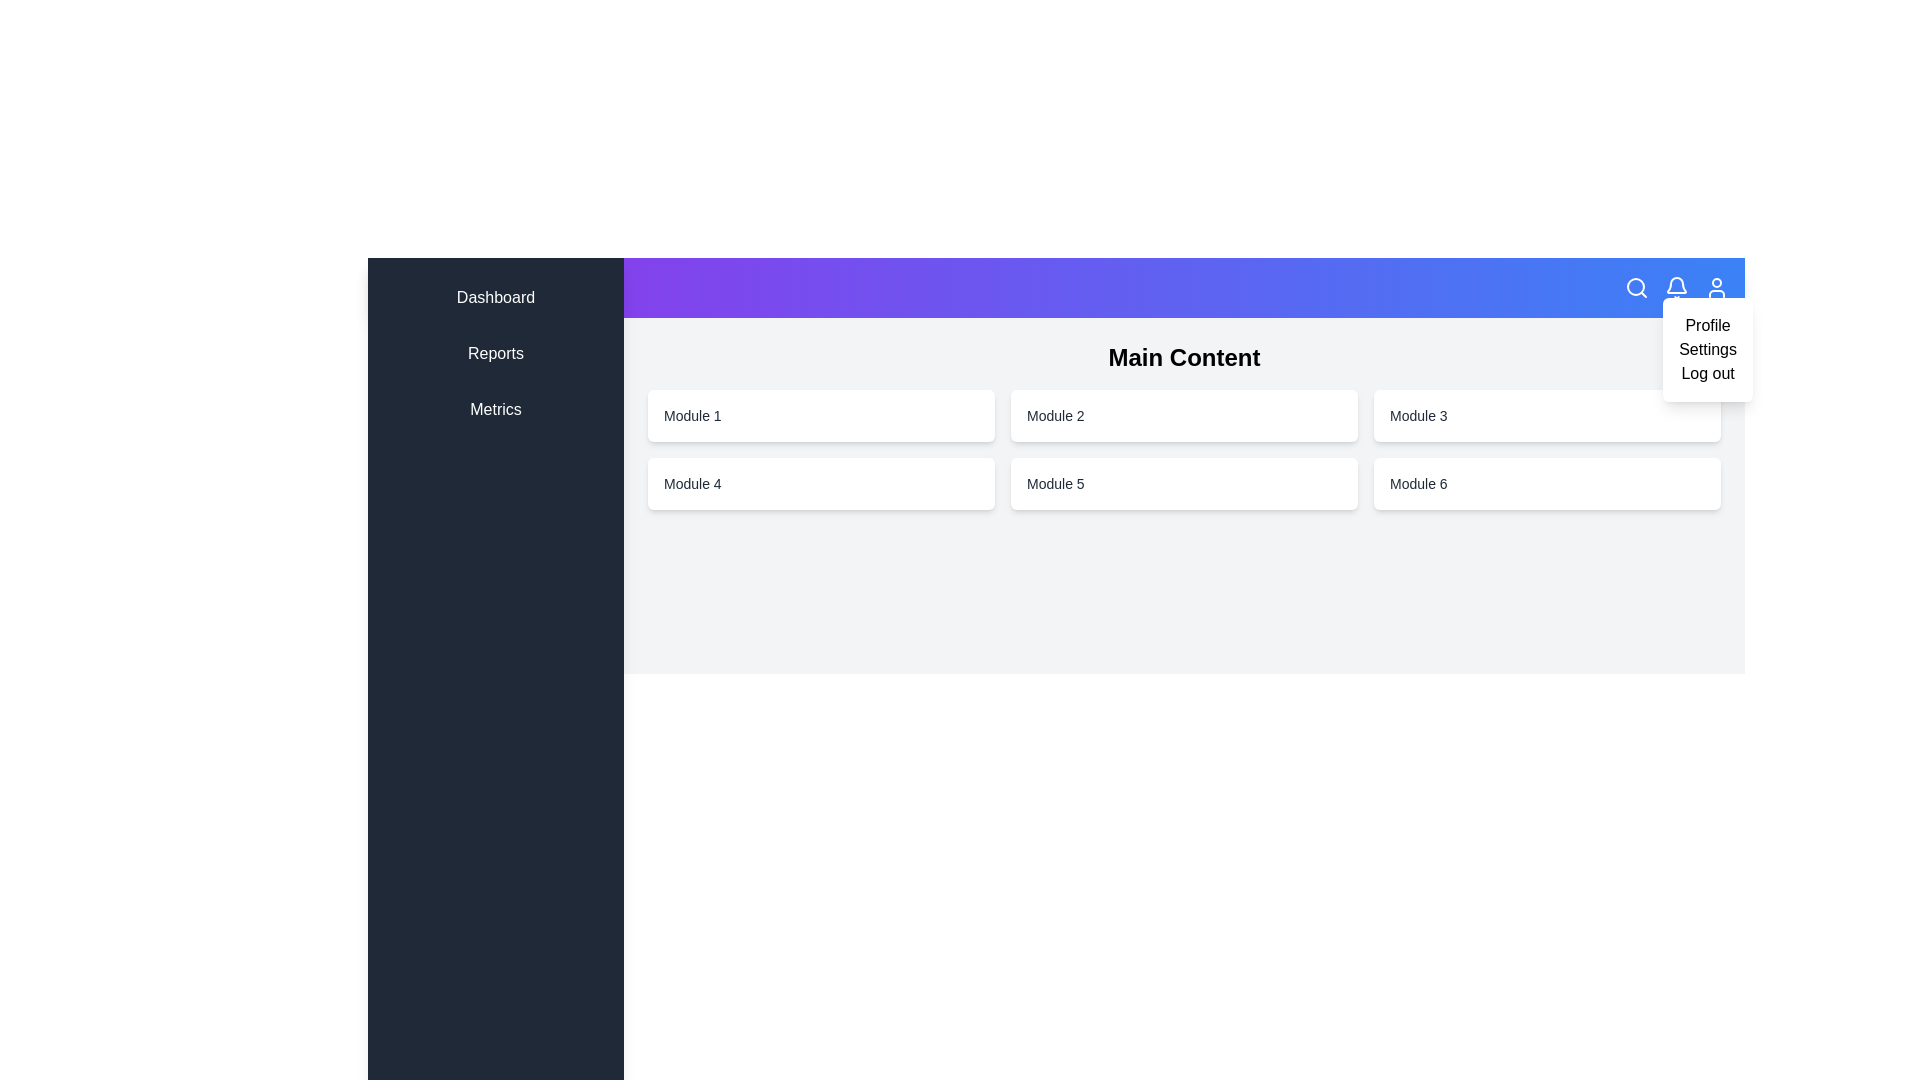 The width and height of the screenshot is (1920, 1080). What do you see at coordinates (1636, 286) in the screenshot?
I see `the inner circle of the magnifying glass icon located in the top-right corner of the navigation bar, which is represented as an SVG circle element` at bounding box center [1636, 286].